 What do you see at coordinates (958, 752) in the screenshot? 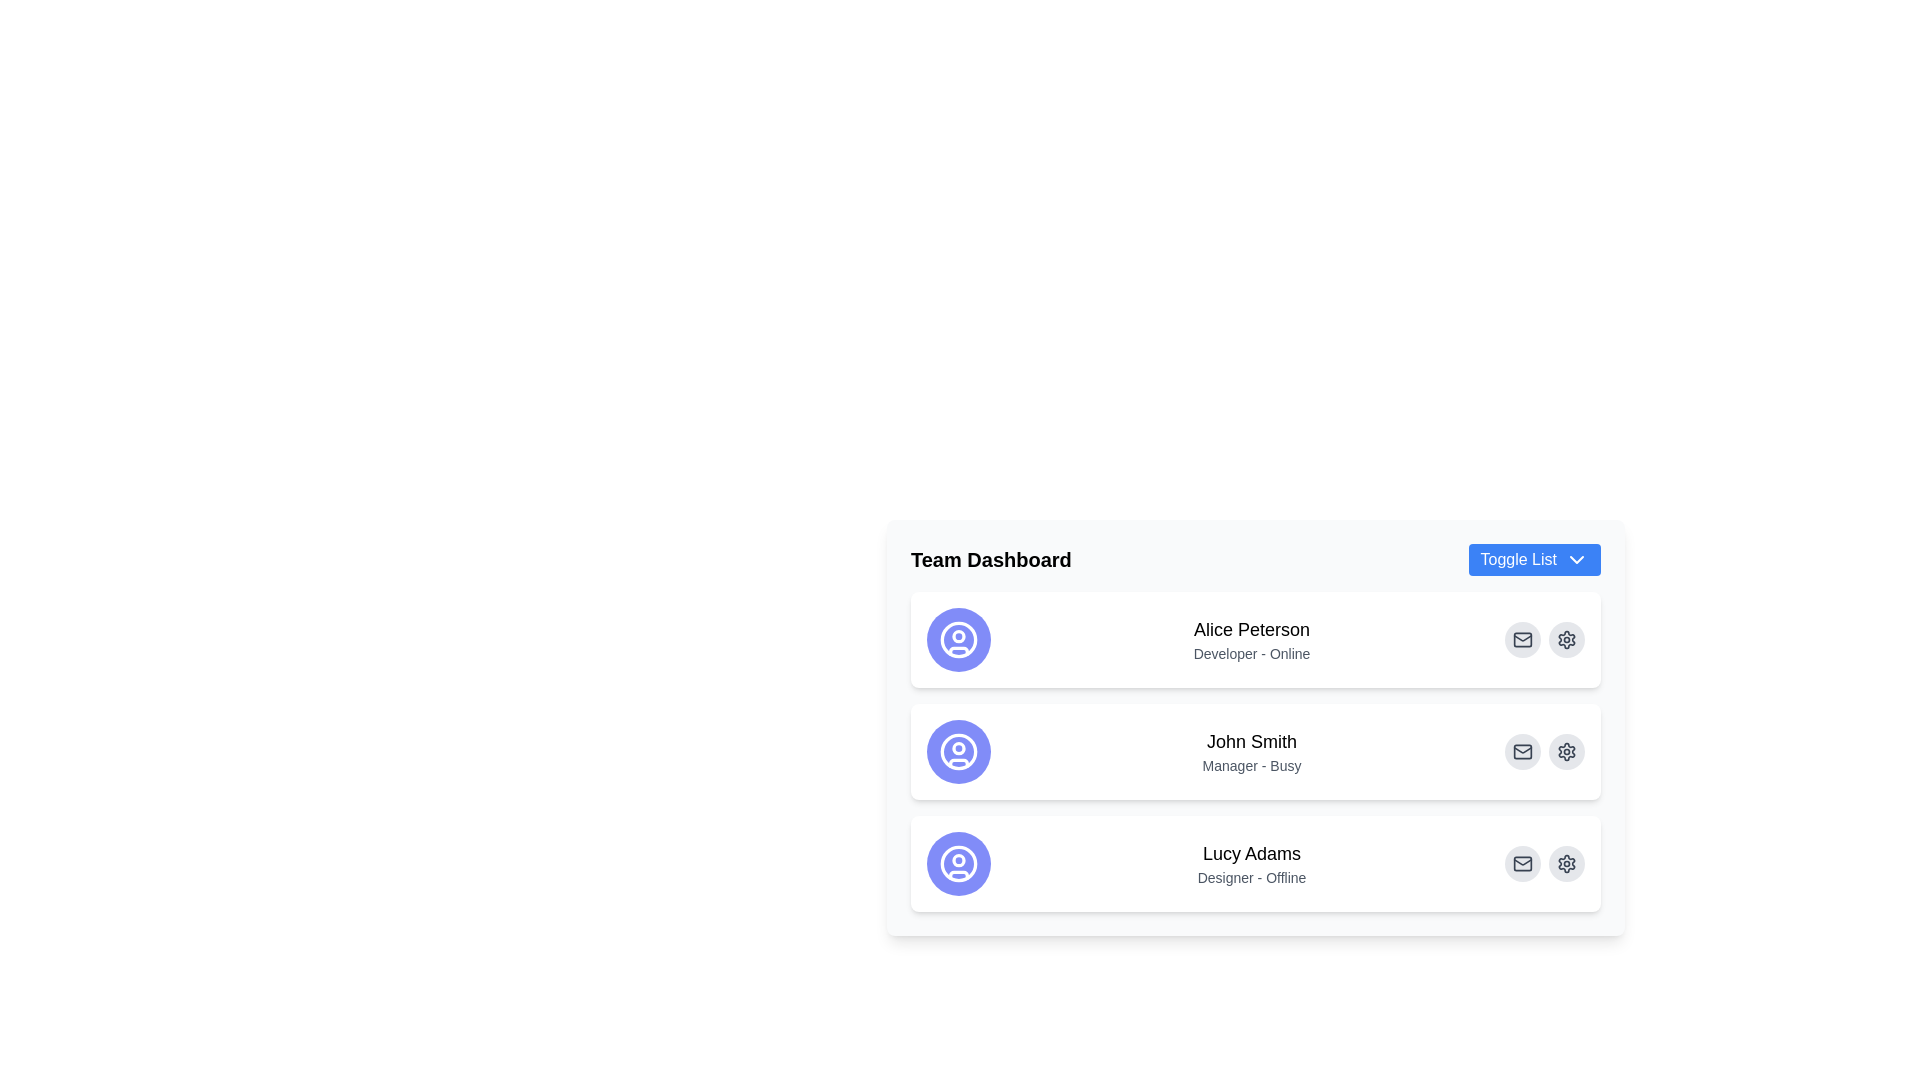
I see `the circular icon button with an indigo background and white user icon located in the 'Team Dashboard' card for 'John Smith' (Manager - Busy)` at bounding box center [958, 752].